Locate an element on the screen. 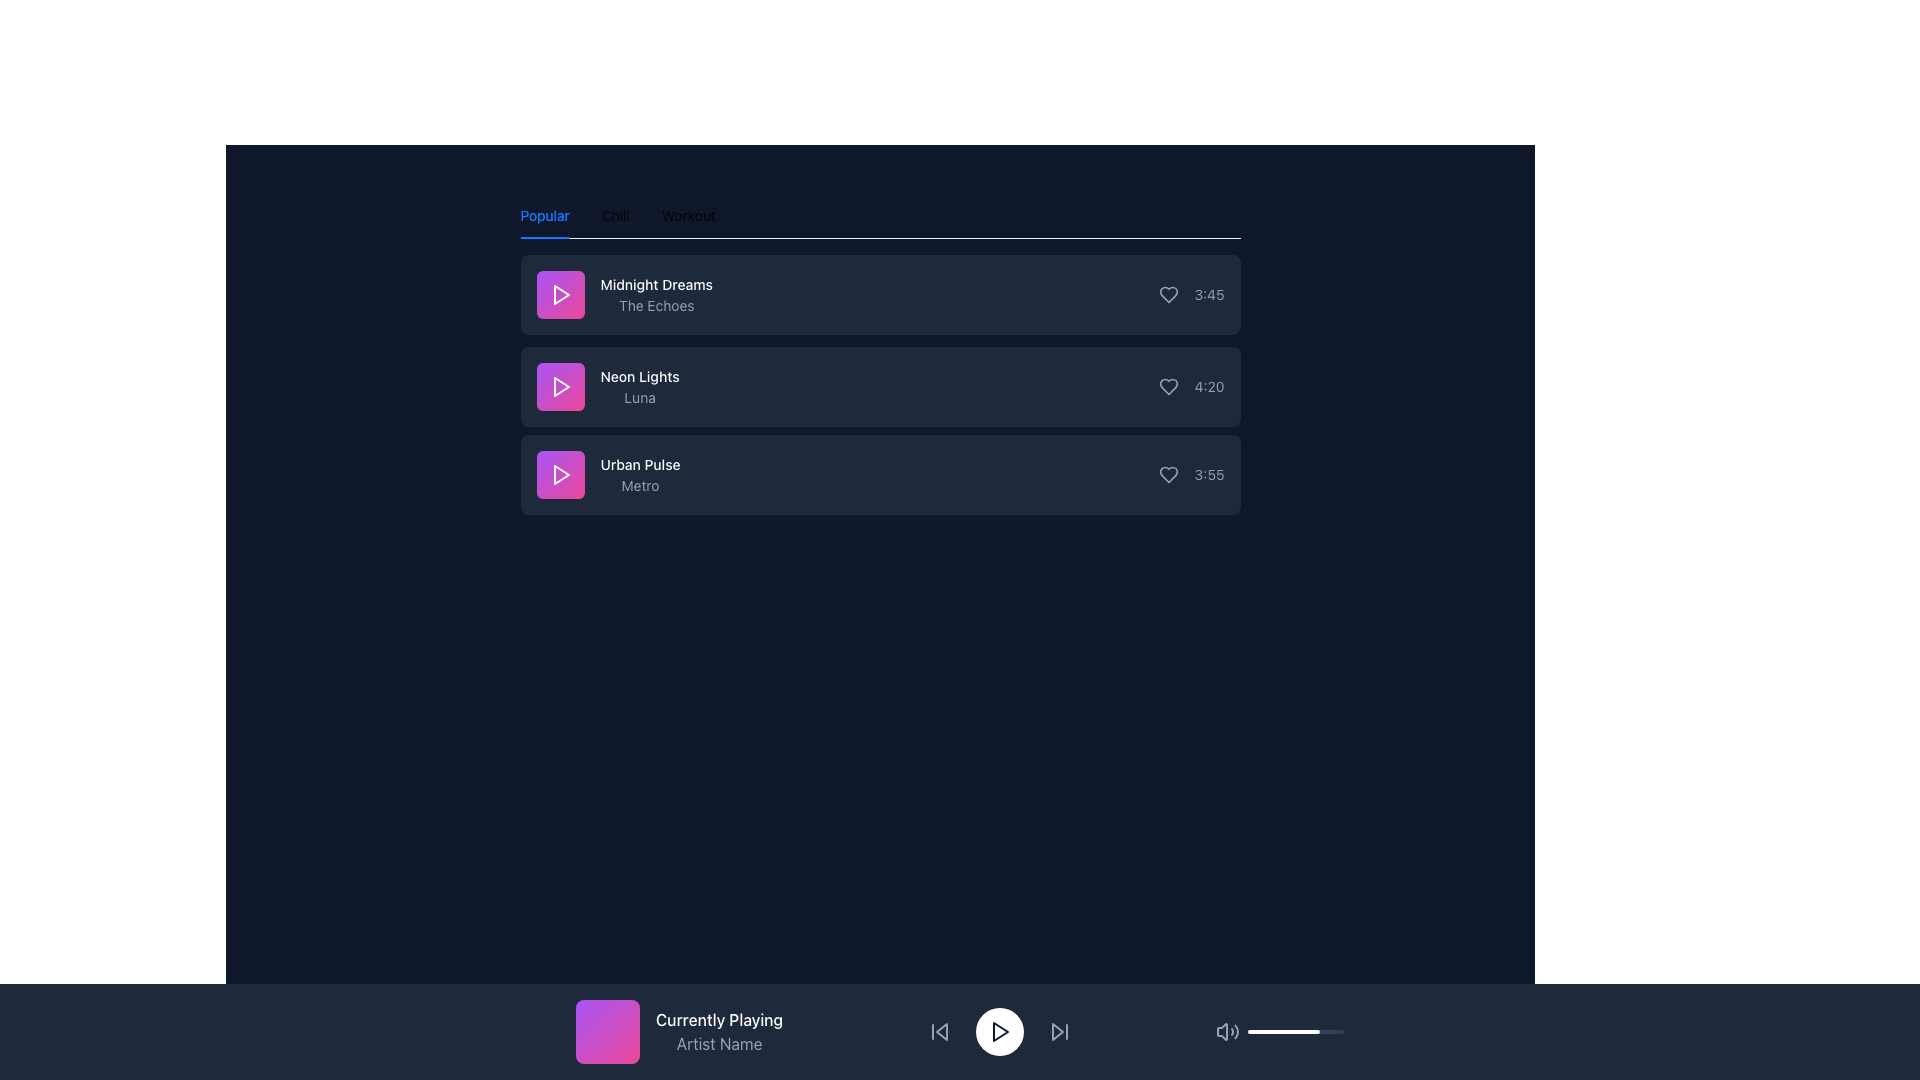 This screenshot has width=1920, height=1080. the static text display showing '4:20' in light gray color, located in the second row of the list labeled 'Neon Lights - Luna' is located at coordinates (1208, 386).